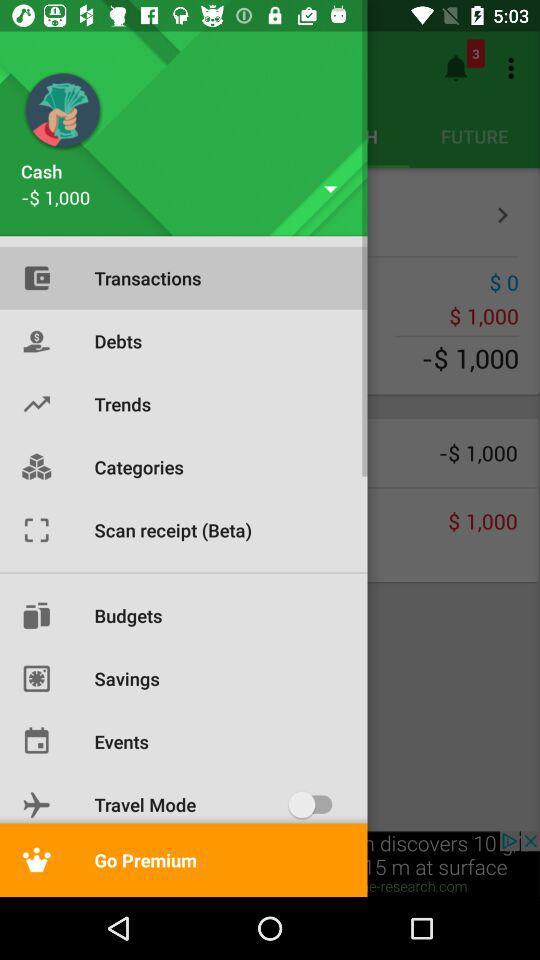  Describe the element at coordinates (502, 215) in the screenshot. I see `the button which is below the future` at that location.